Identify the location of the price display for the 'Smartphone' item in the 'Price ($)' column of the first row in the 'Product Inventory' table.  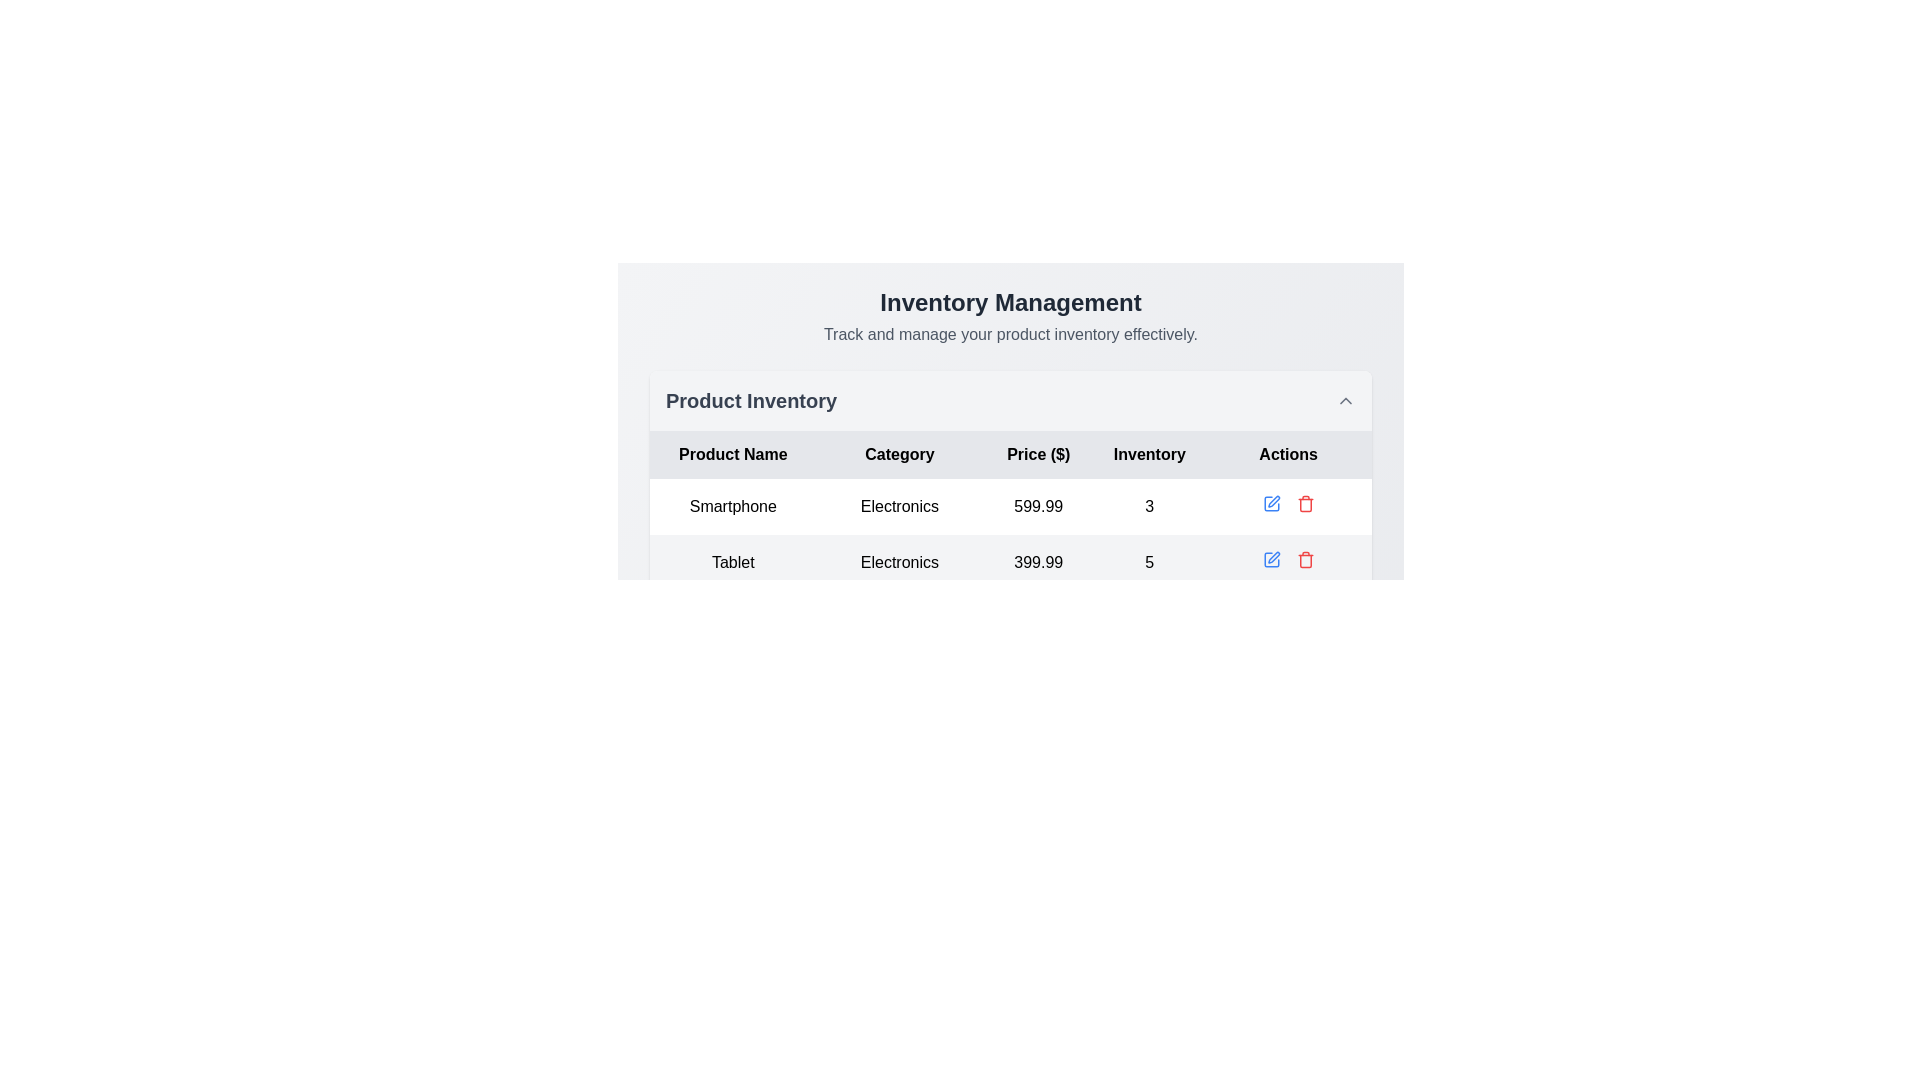
(1038, 505).